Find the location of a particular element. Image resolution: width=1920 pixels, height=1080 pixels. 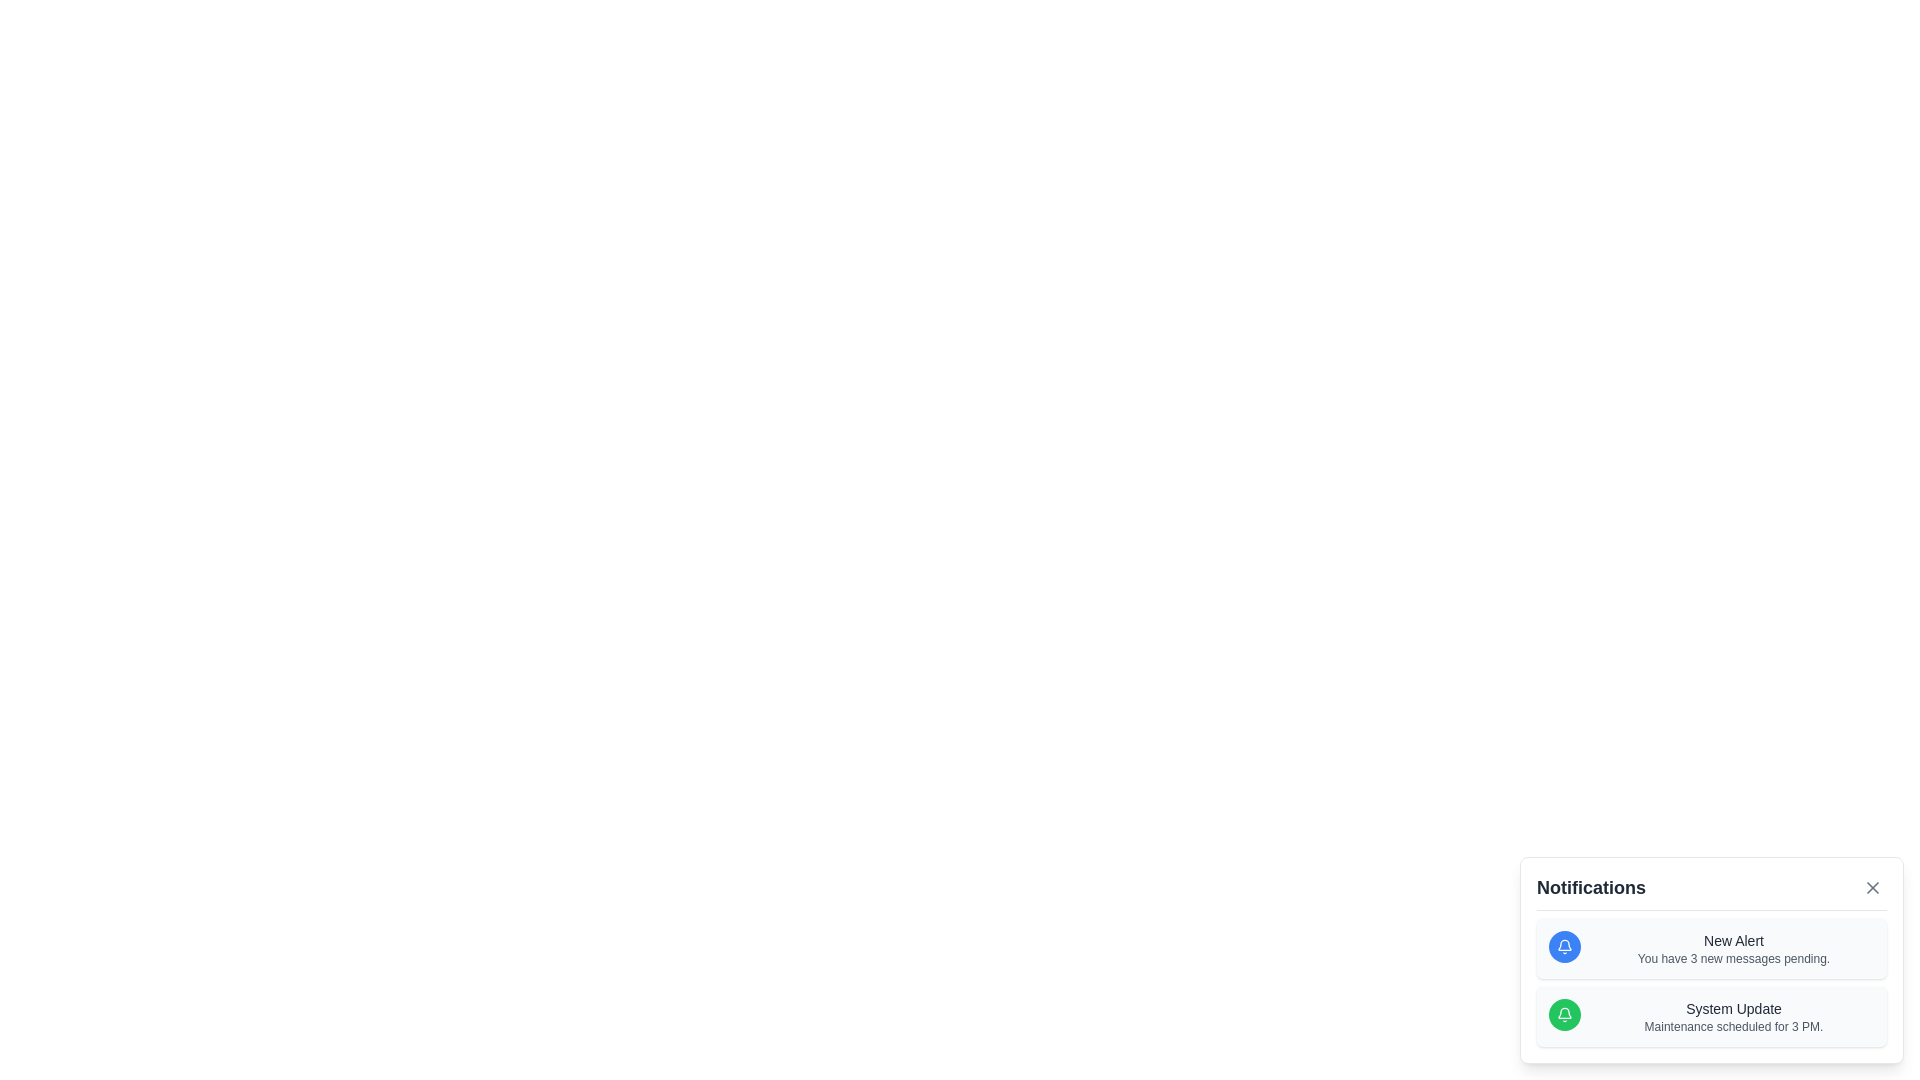

the bell icon located at the top right of the notification box to interact with it and view notifications or alerts is located at coordinates (1563, 1013).